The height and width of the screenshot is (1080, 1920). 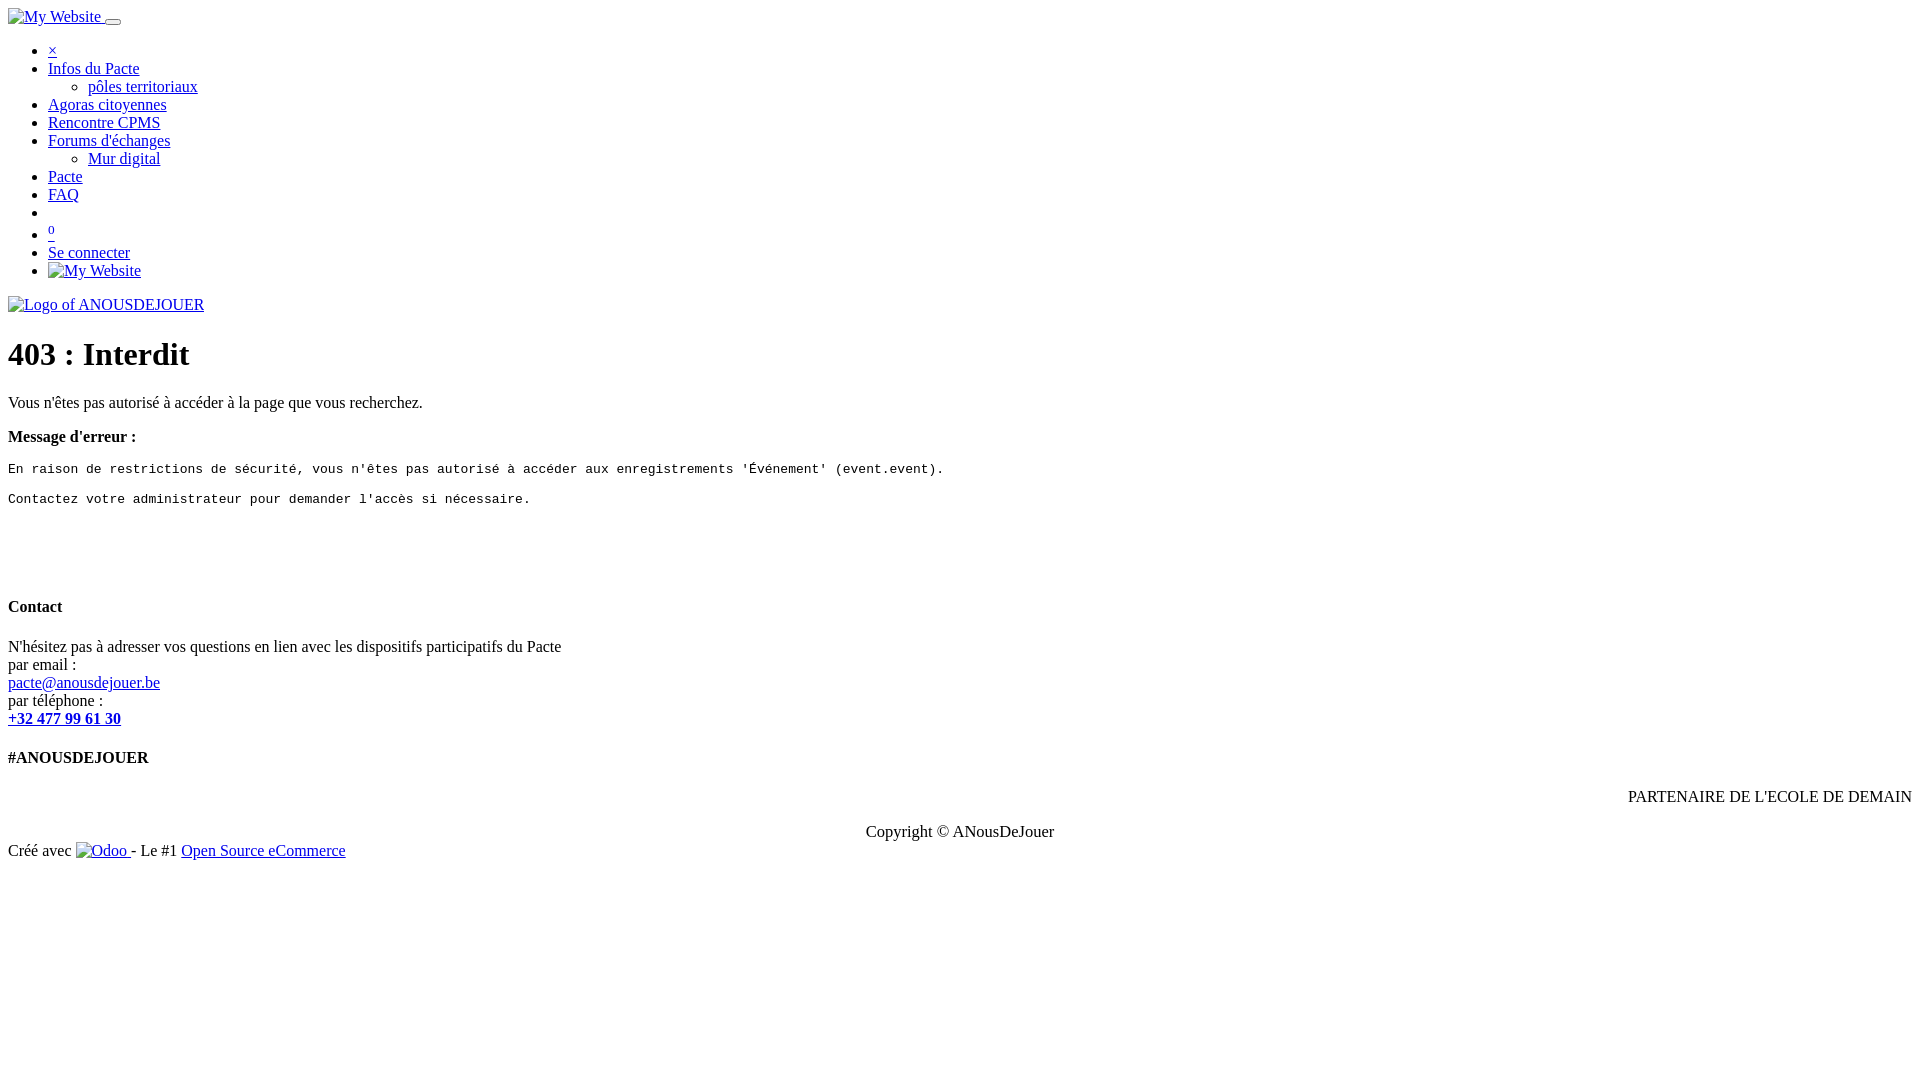 I want to click on 'My Website', so click(x=93, y=270).